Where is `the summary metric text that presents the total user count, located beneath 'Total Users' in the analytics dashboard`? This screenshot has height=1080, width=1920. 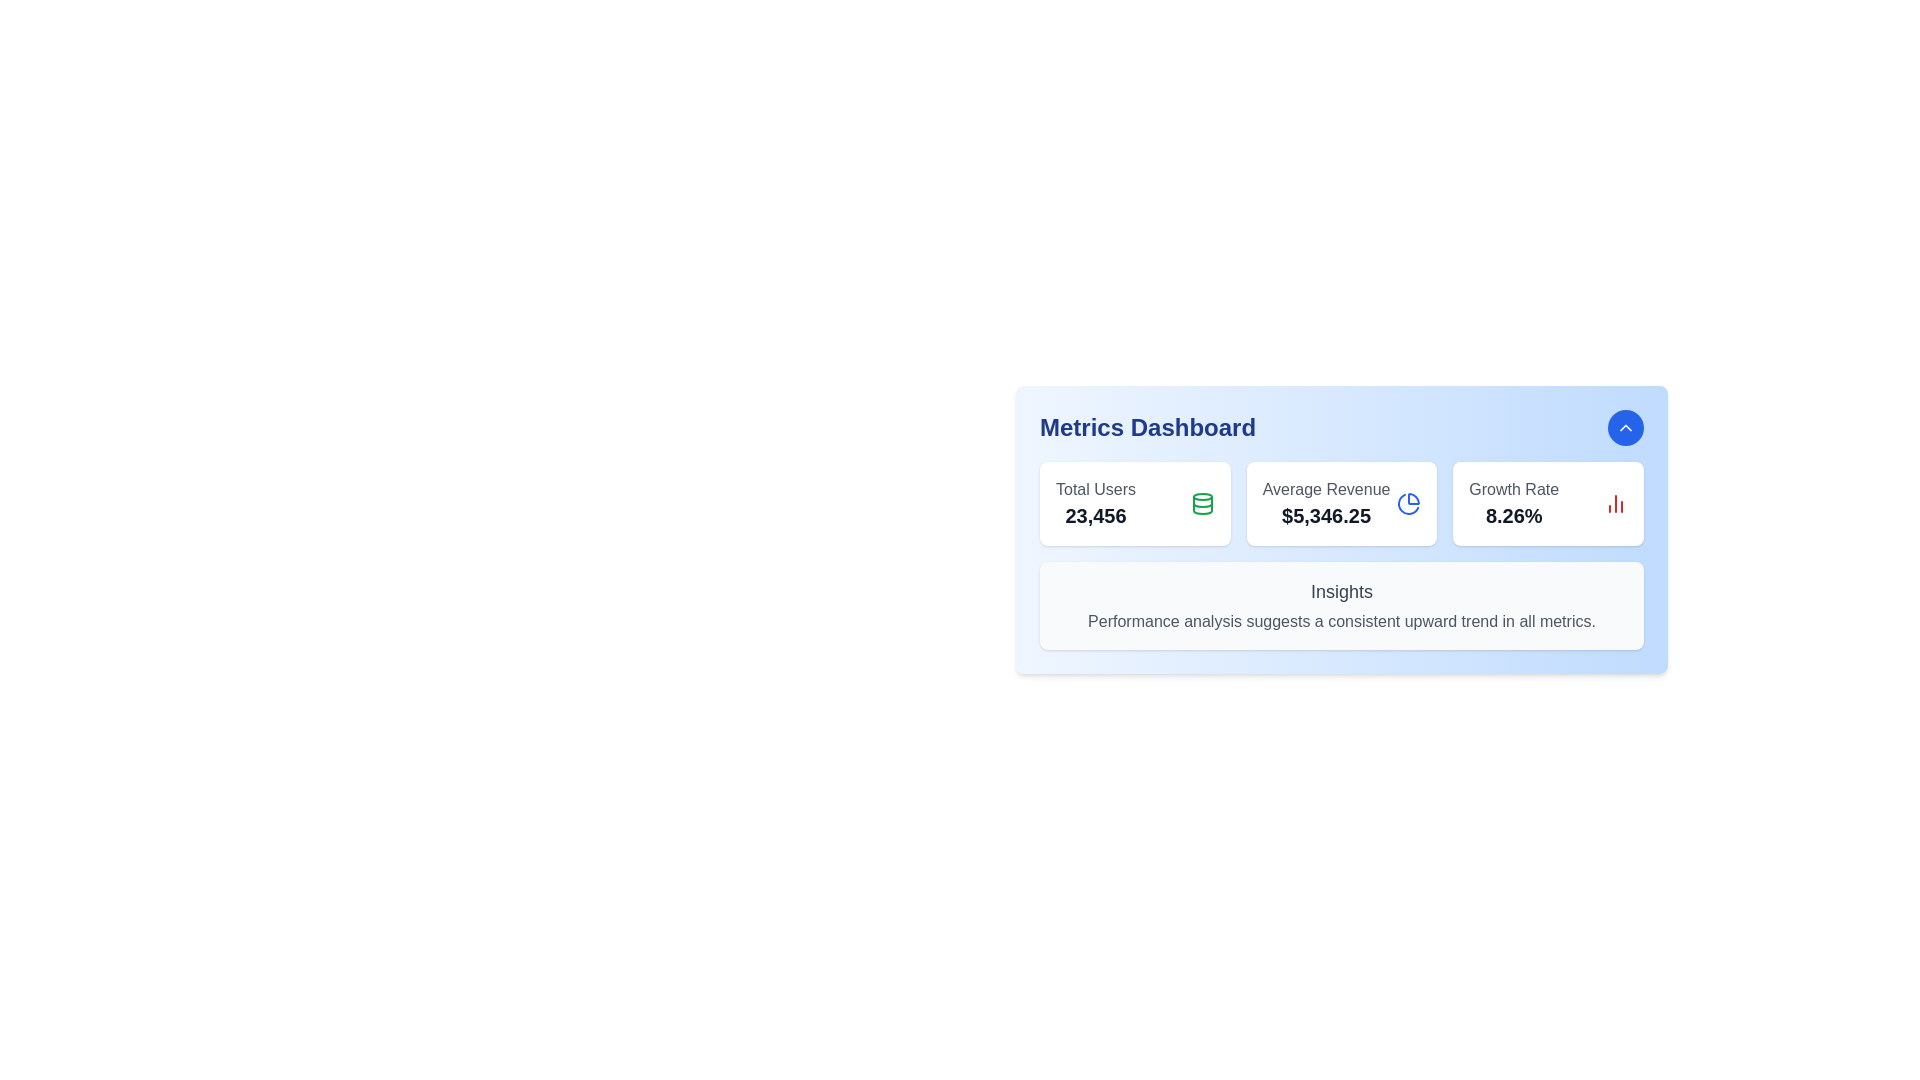 the summary metric text that presents the total user count, located beneath 'Total Users' in the analytics dashboard is located at coordinates (1094, 515).